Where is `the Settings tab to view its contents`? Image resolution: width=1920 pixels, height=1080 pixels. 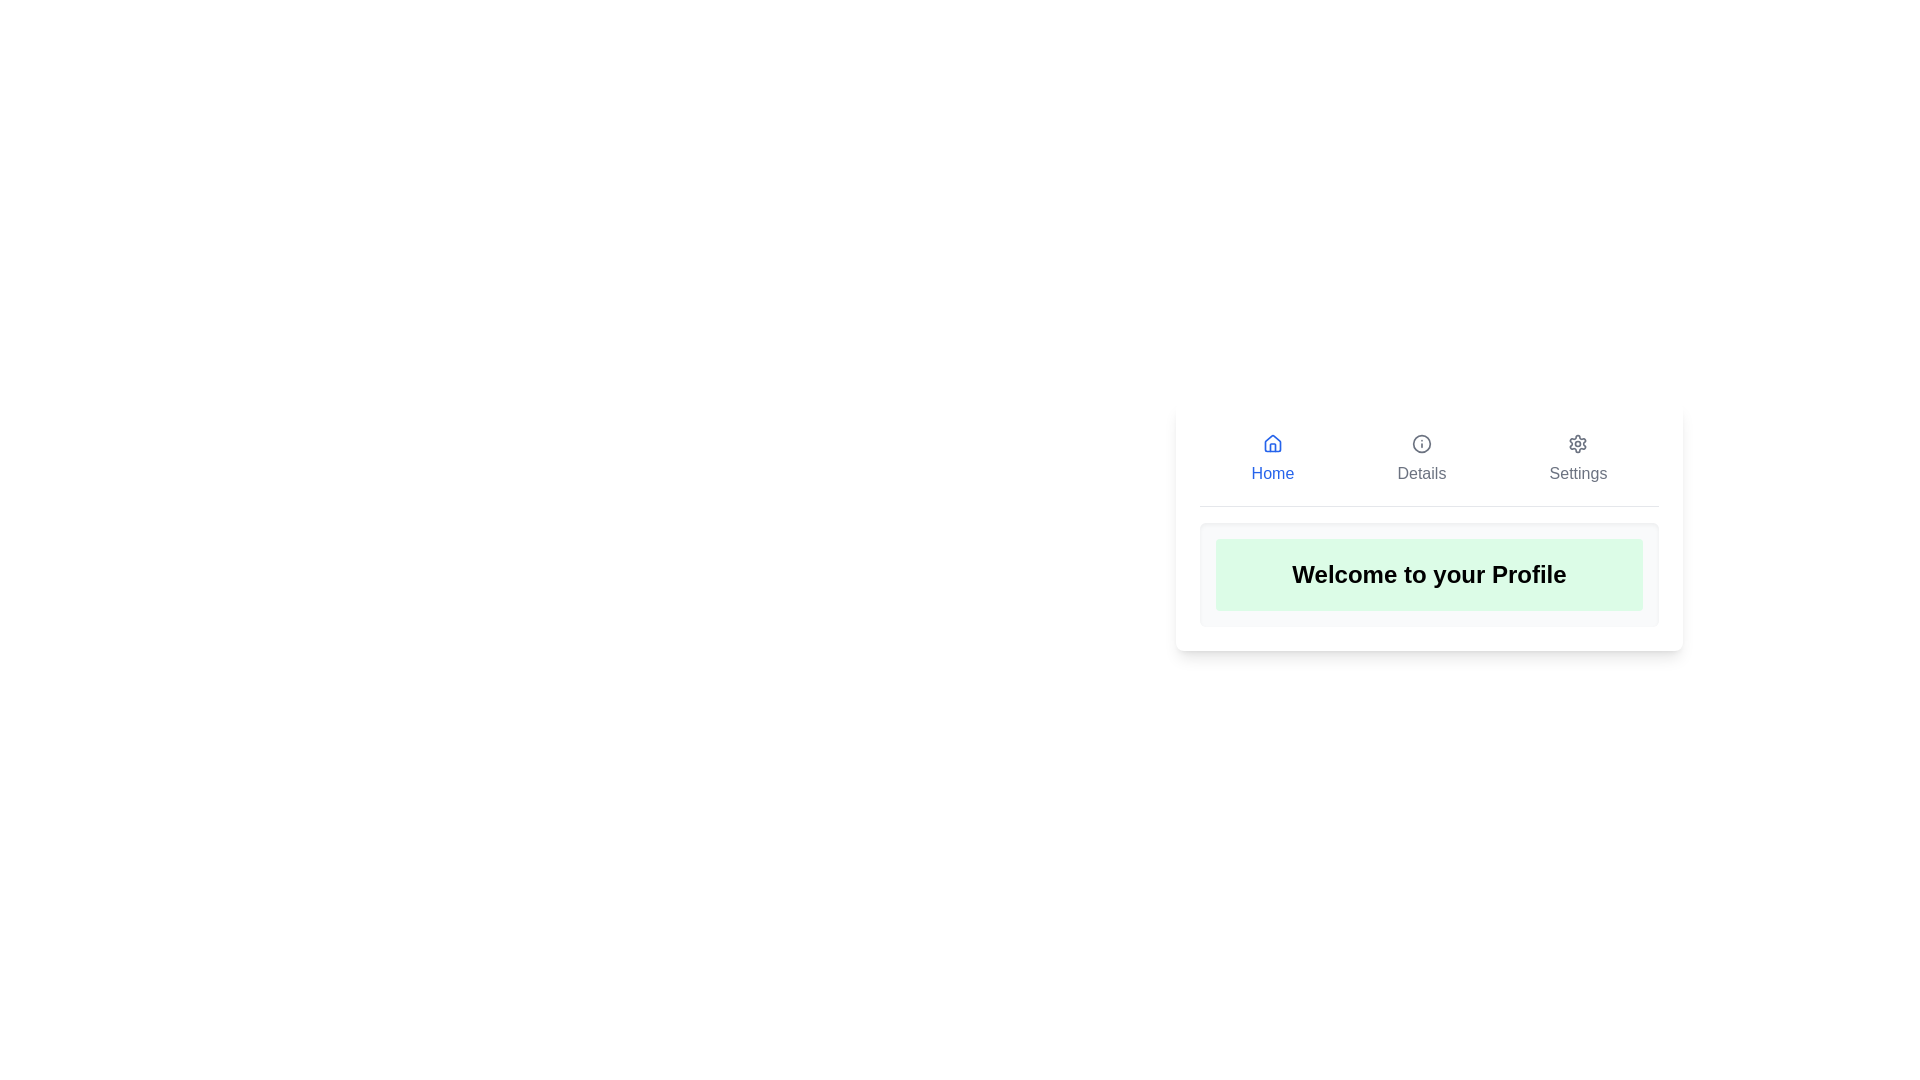 the Settings tab to view its contents is located at coordinates (1577, 459).